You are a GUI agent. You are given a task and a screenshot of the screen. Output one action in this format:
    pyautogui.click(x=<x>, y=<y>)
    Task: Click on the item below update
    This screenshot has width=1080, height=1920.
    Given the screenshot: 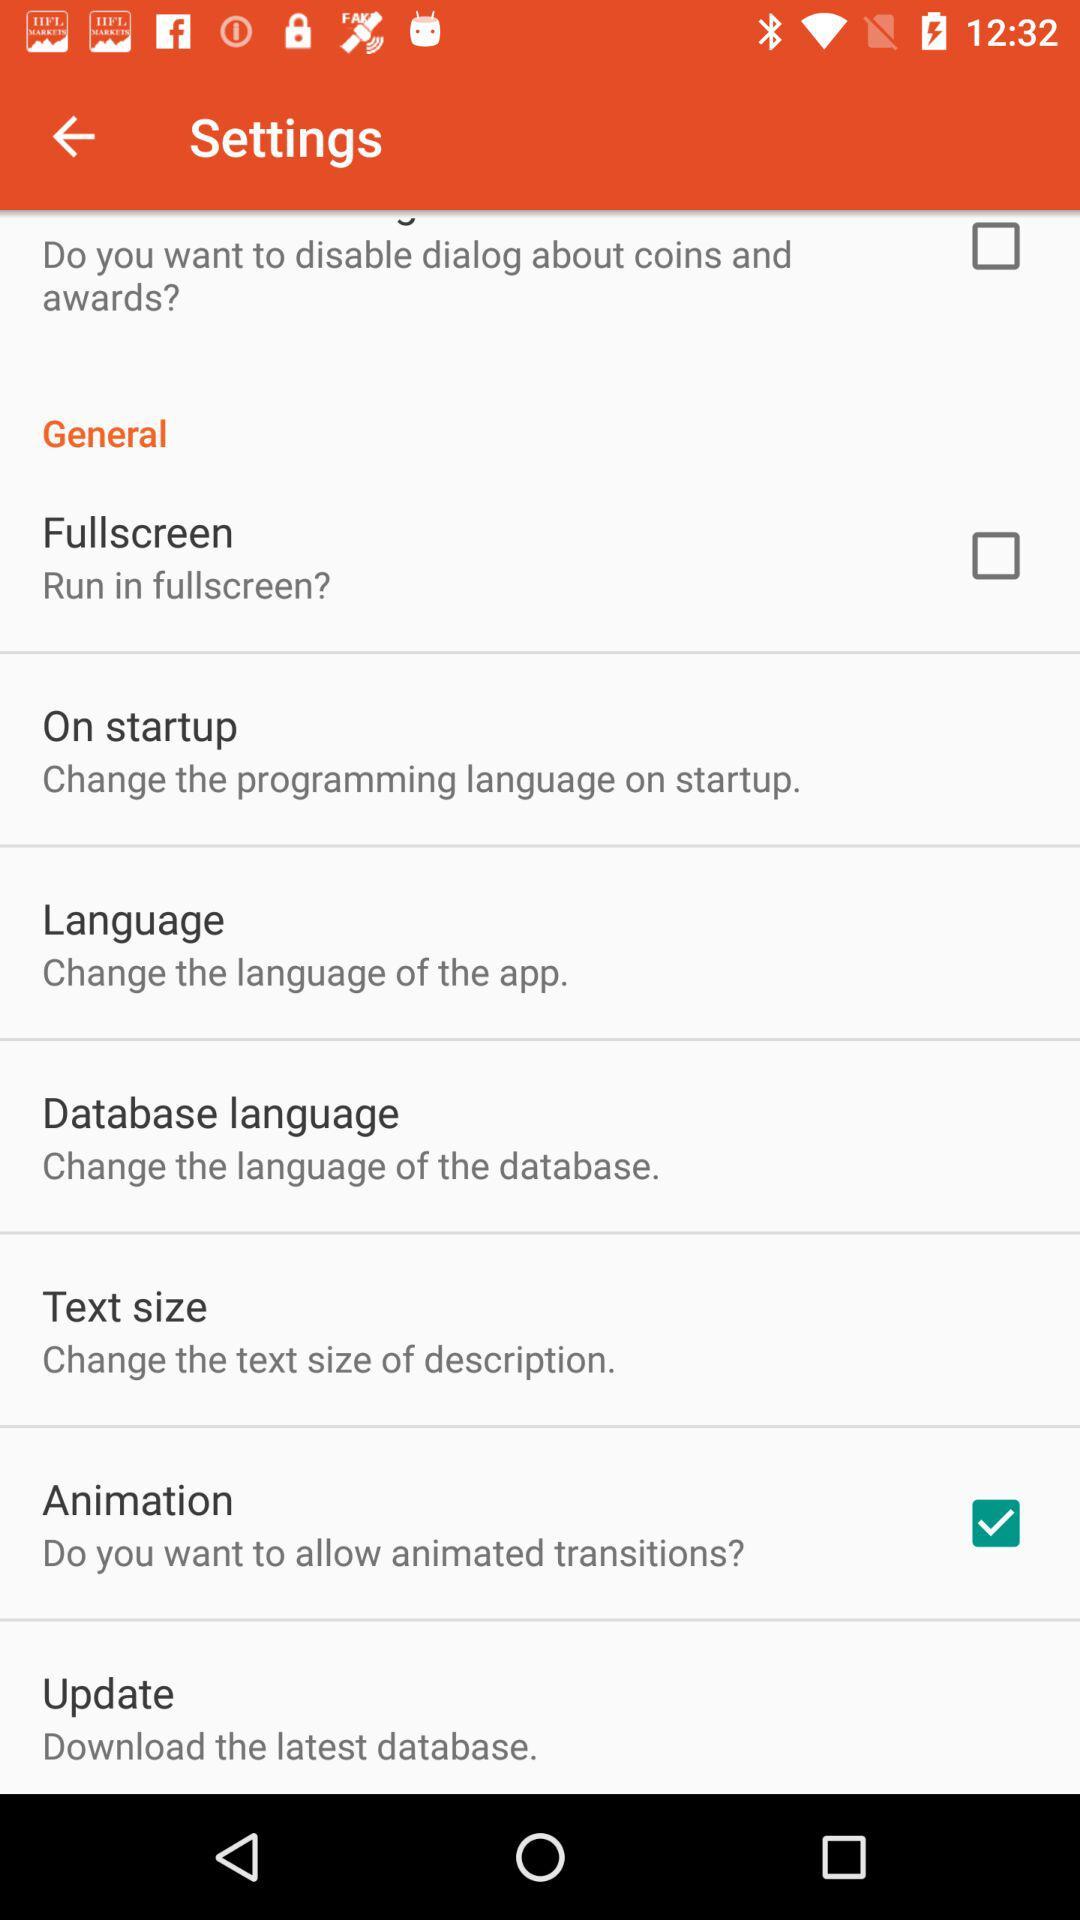 What is the action you would take?
    pyautogui.click(x=290, y=1744)
    